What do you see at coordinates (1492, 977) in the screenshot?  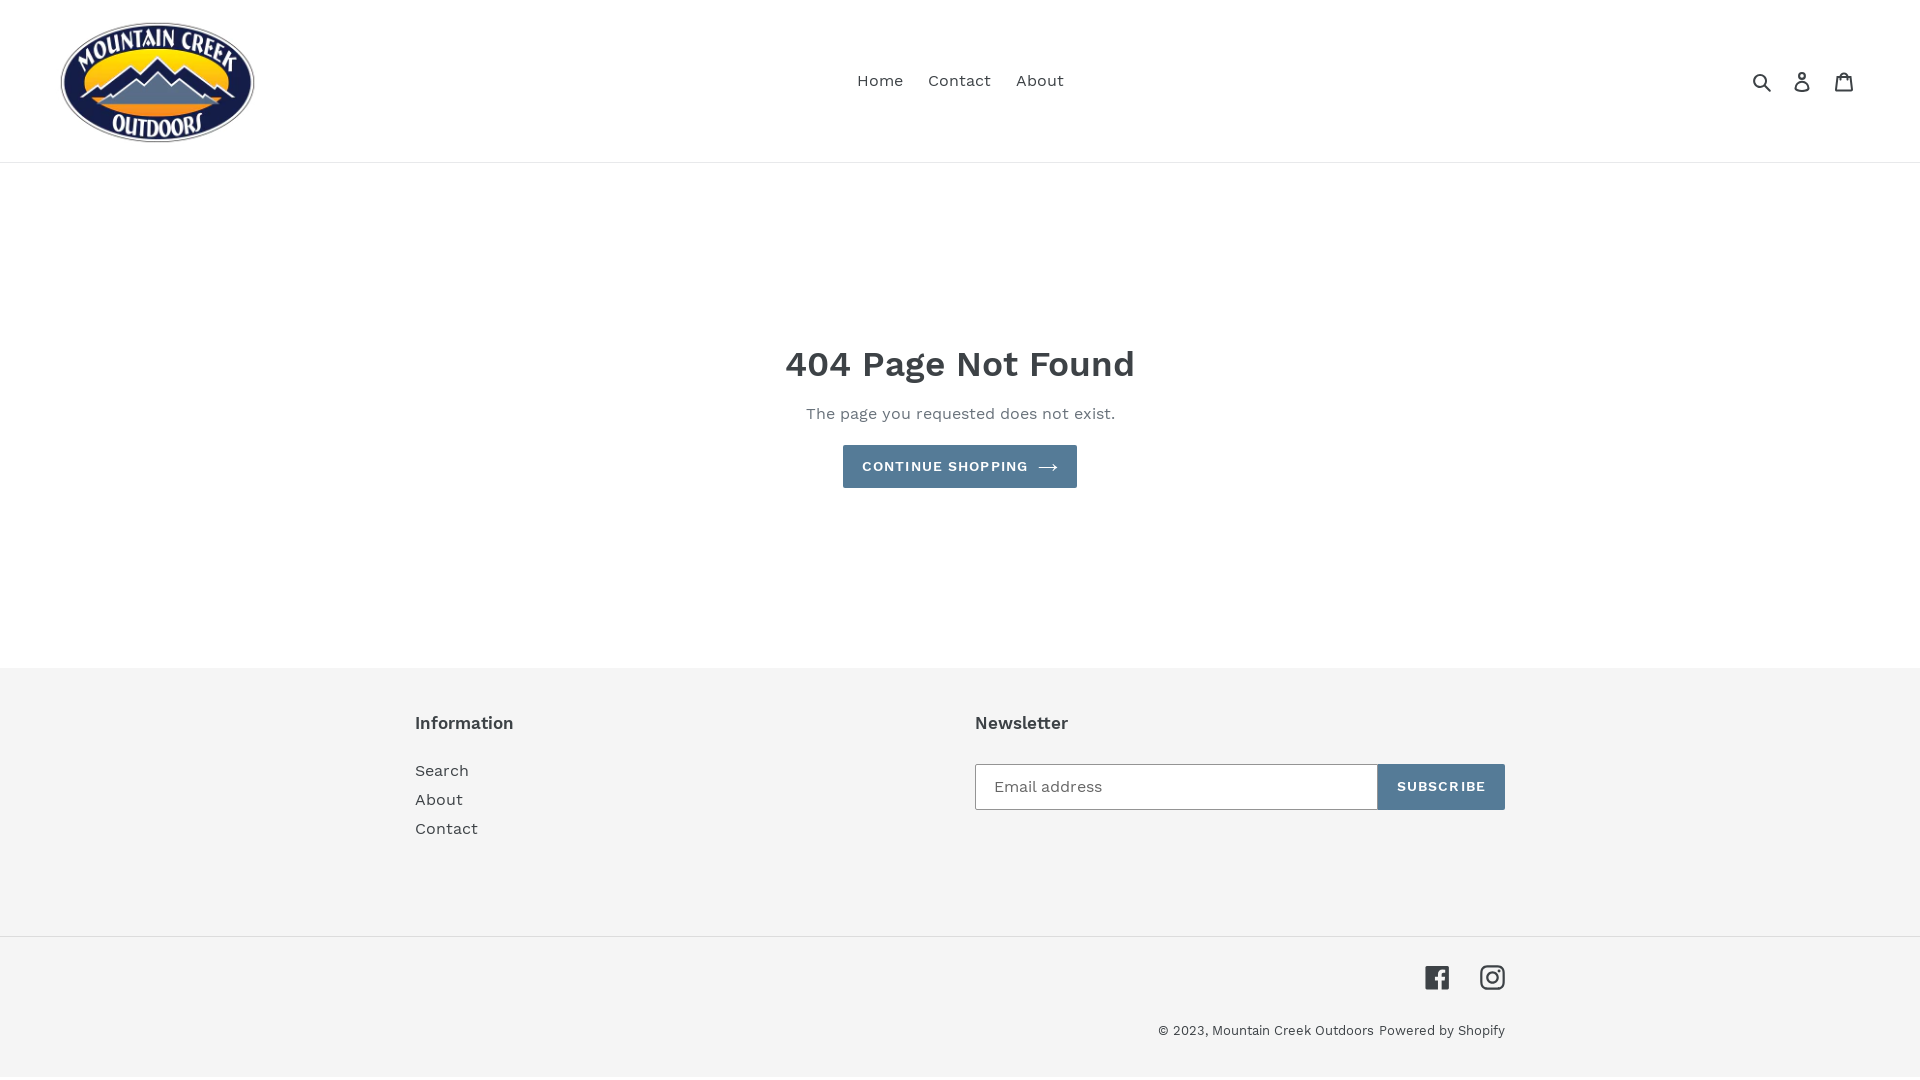 I see `'Instagram'` at bounding box center [1492, 977].